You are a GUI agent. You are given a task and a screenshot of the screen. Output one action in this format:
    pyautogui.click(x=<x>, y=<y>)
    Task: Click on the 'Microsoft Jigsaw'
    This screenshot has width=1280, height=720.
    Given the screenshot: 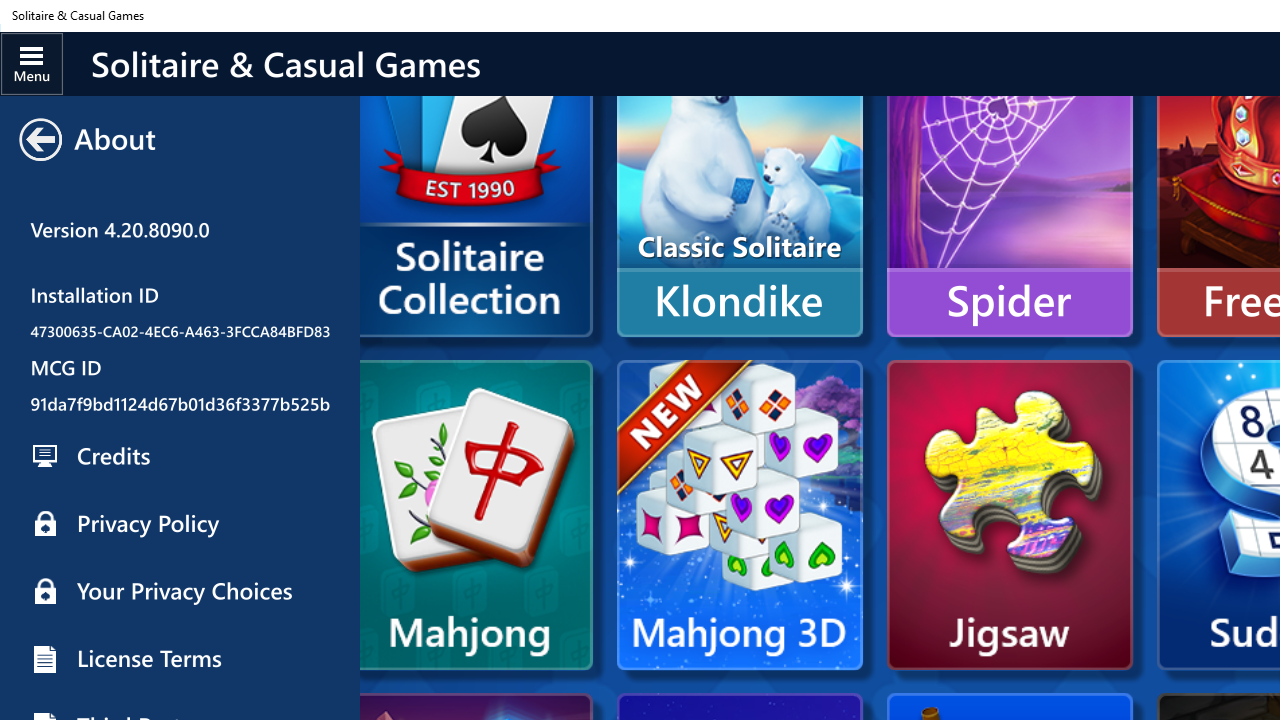 What is the action you would take?
    pyautogui.click(x=1009, y=514)
    